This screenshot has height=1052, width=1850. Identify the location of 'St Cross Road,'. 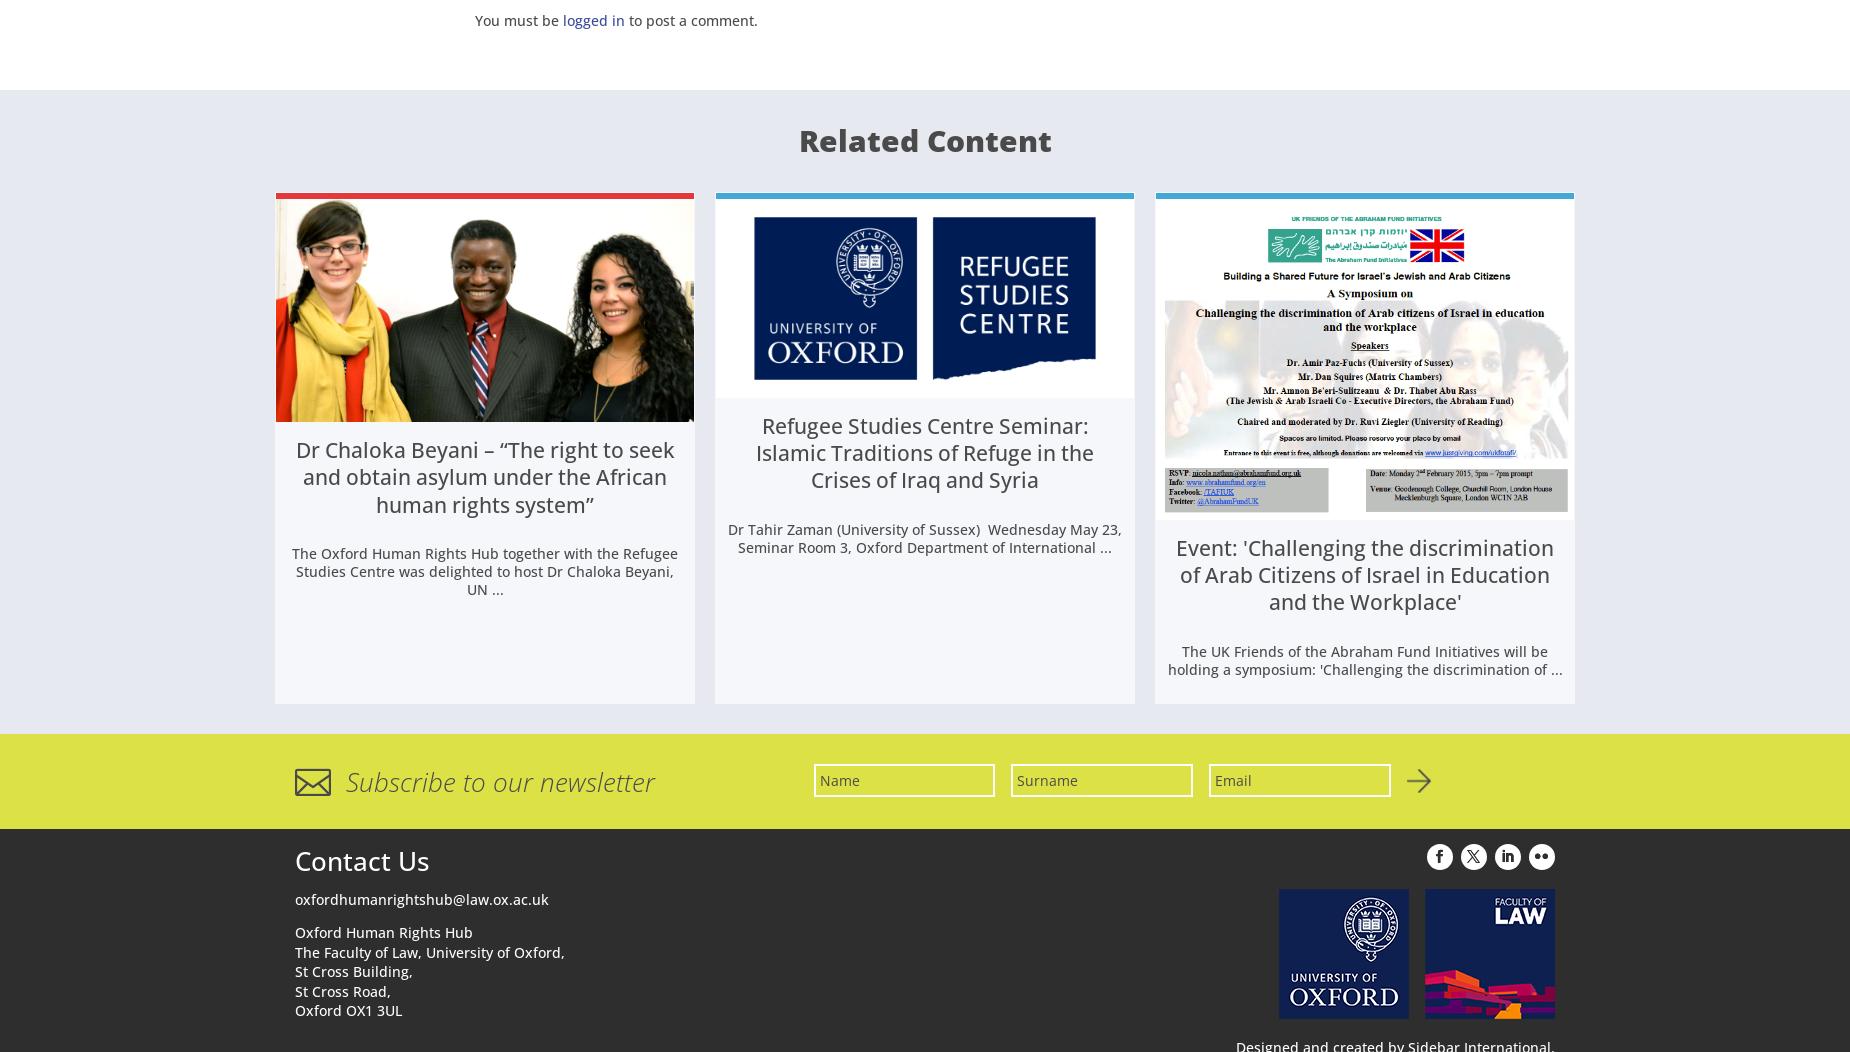
(341, 994).